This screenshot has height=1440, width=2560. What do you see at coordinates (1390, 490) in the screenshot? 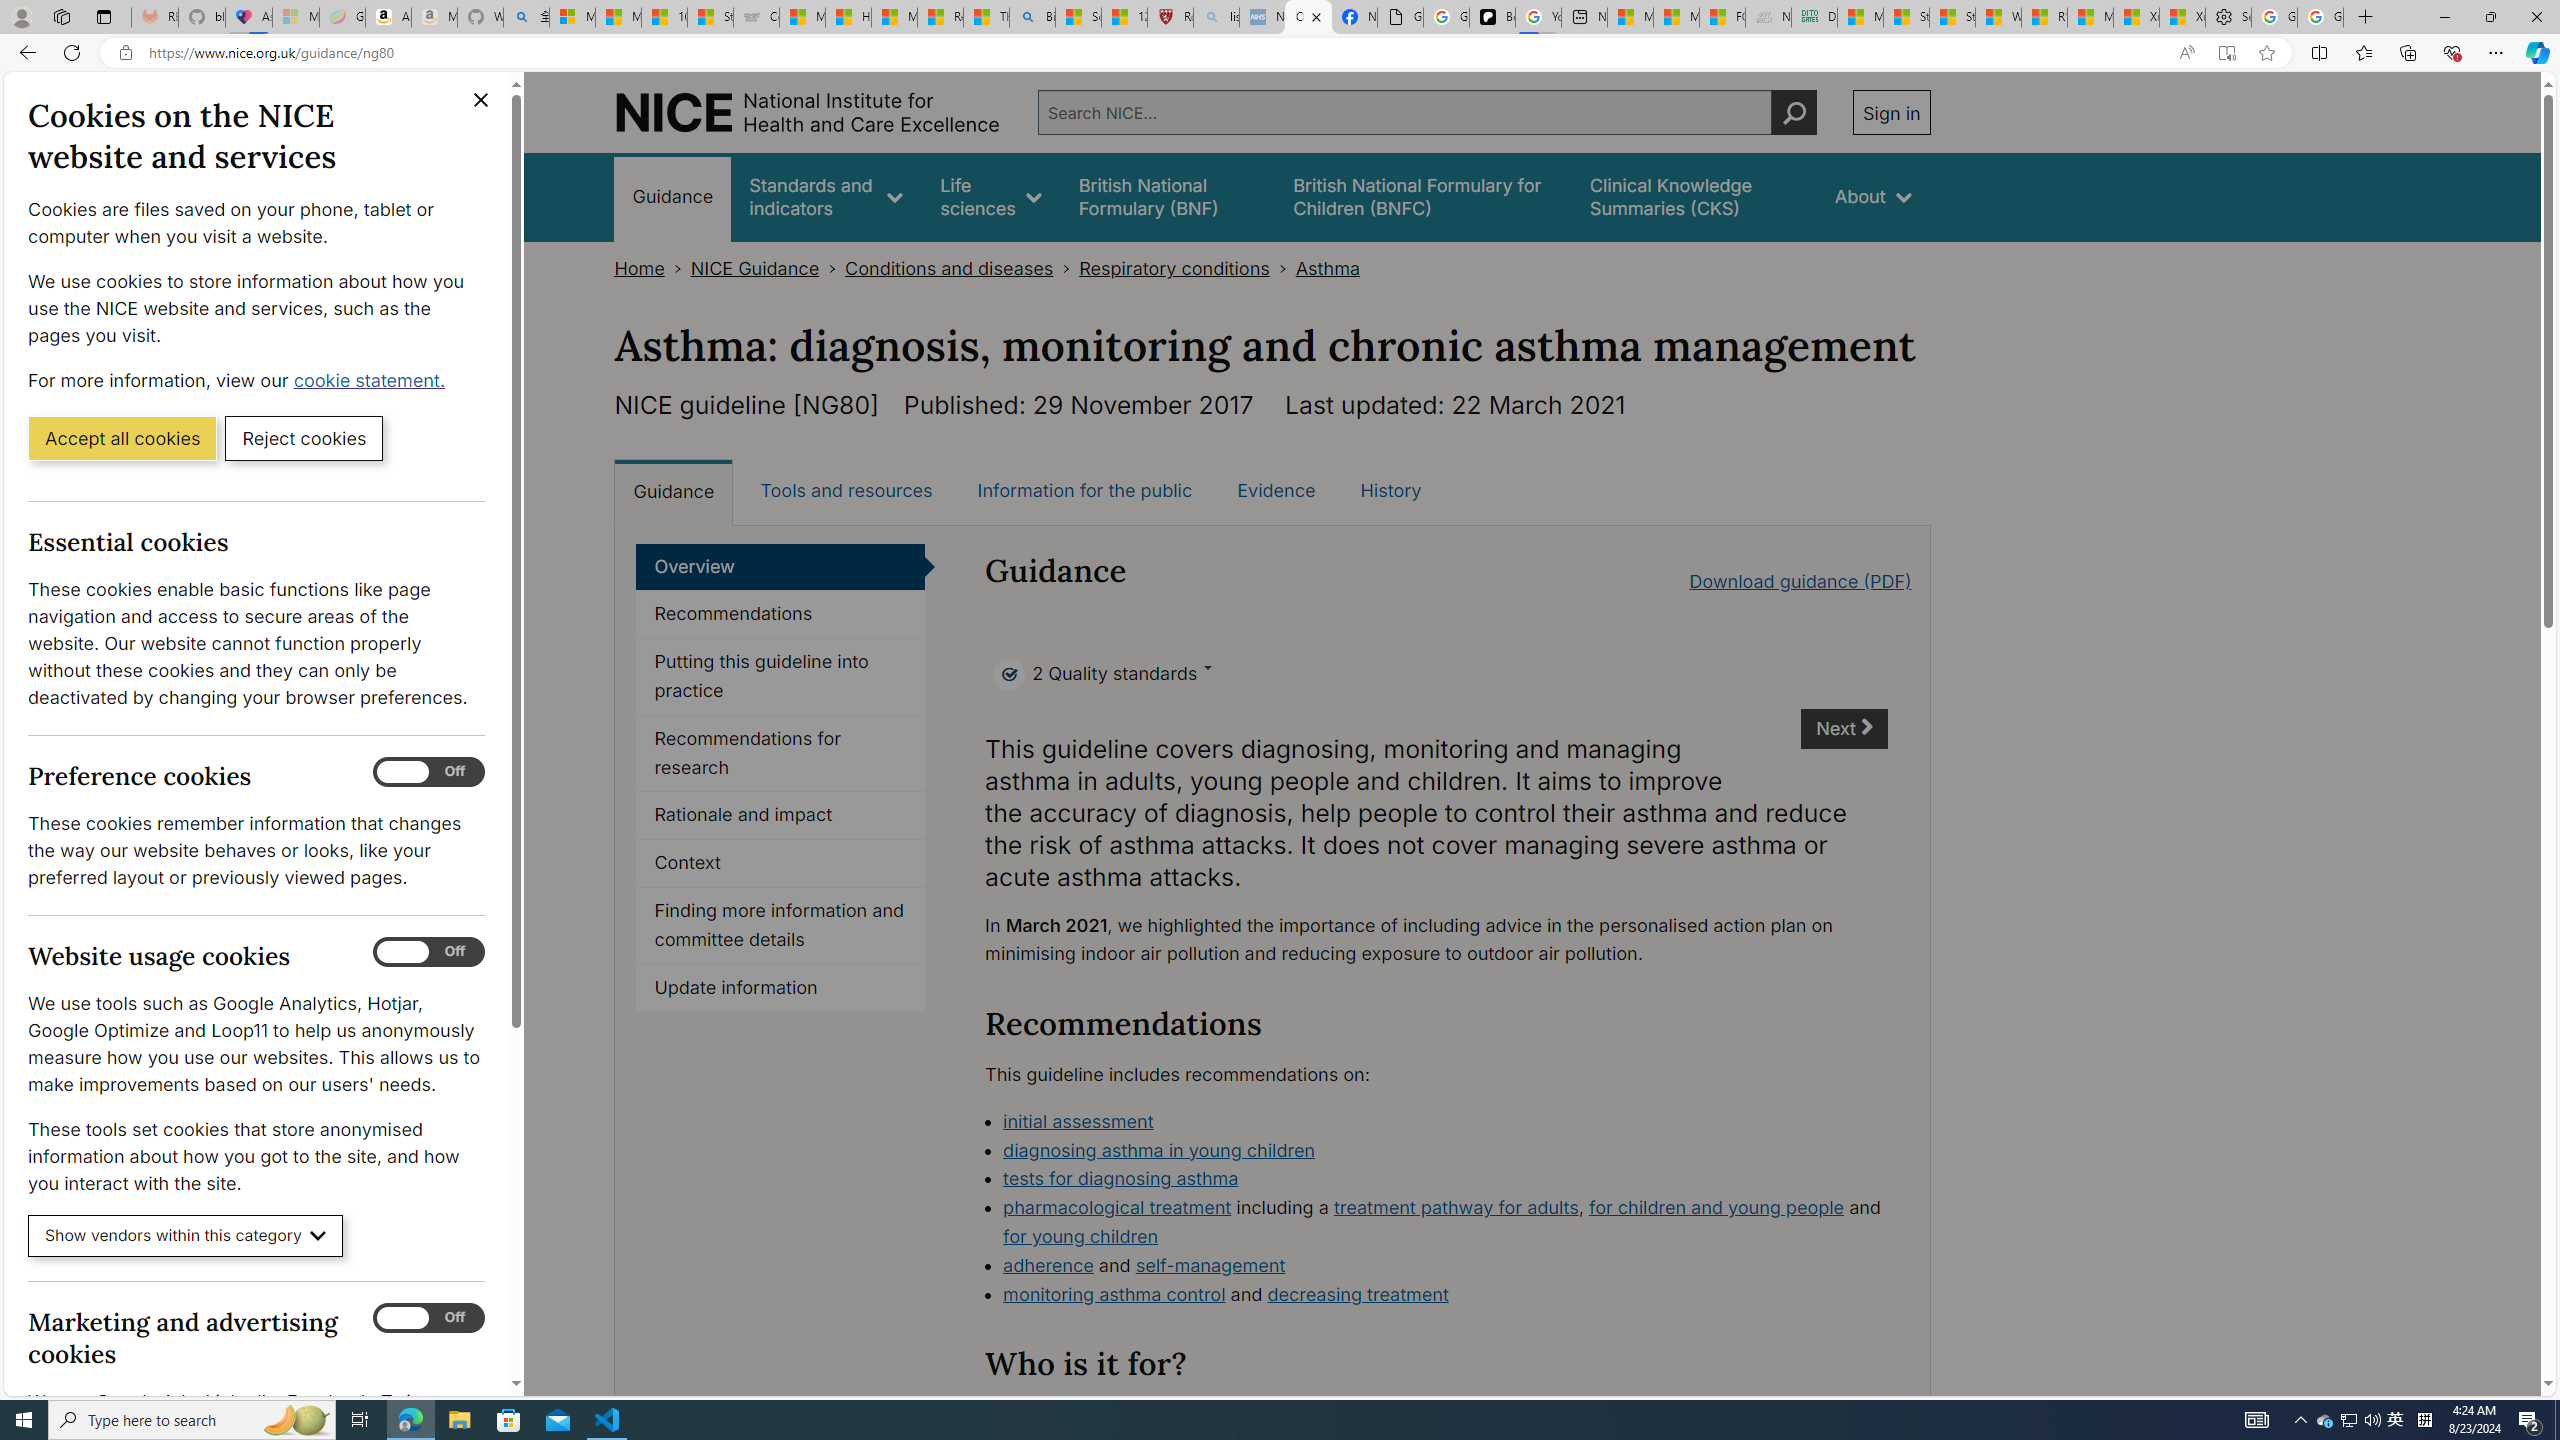
I see `'History'` at bounding box center [1390, 490].